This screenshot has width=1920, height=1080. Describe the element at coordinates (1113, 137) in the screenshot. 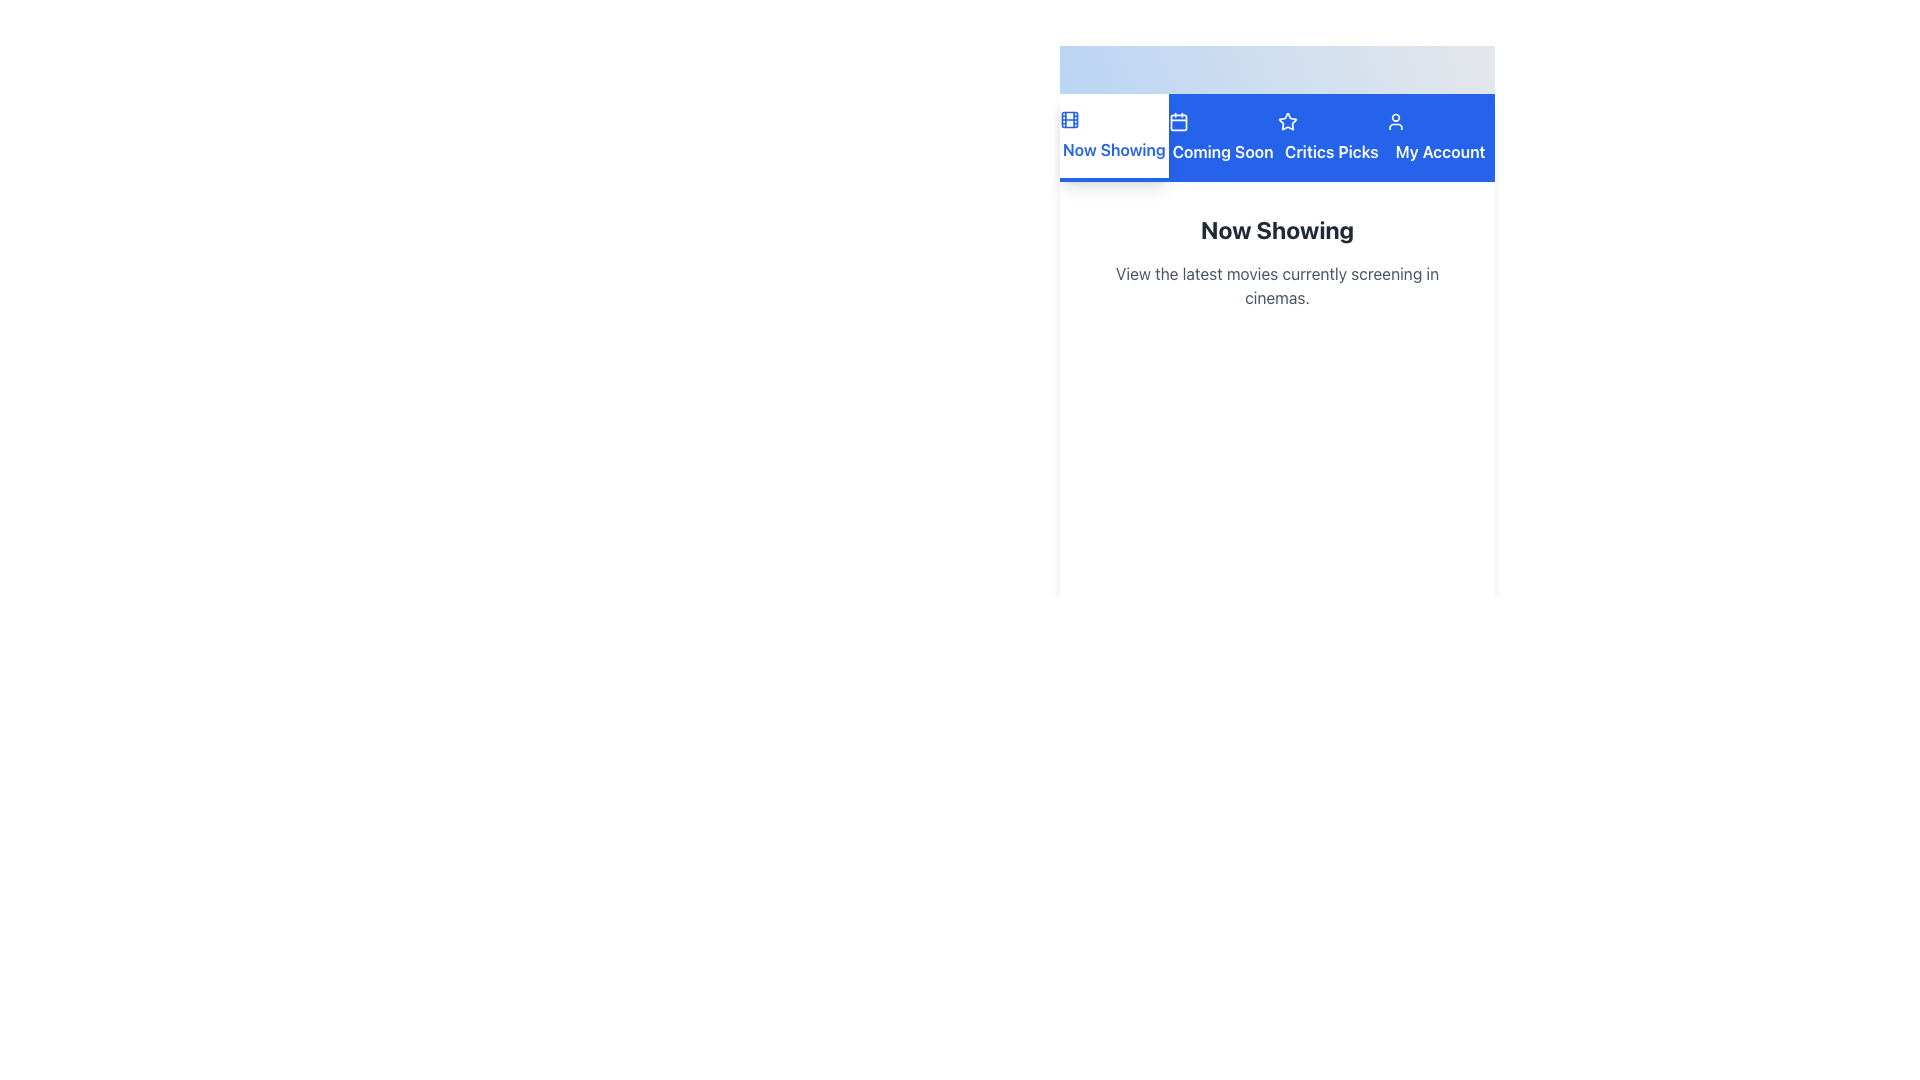

I see `the button labeled 'Now Showing' with a film reel icon` at that location.